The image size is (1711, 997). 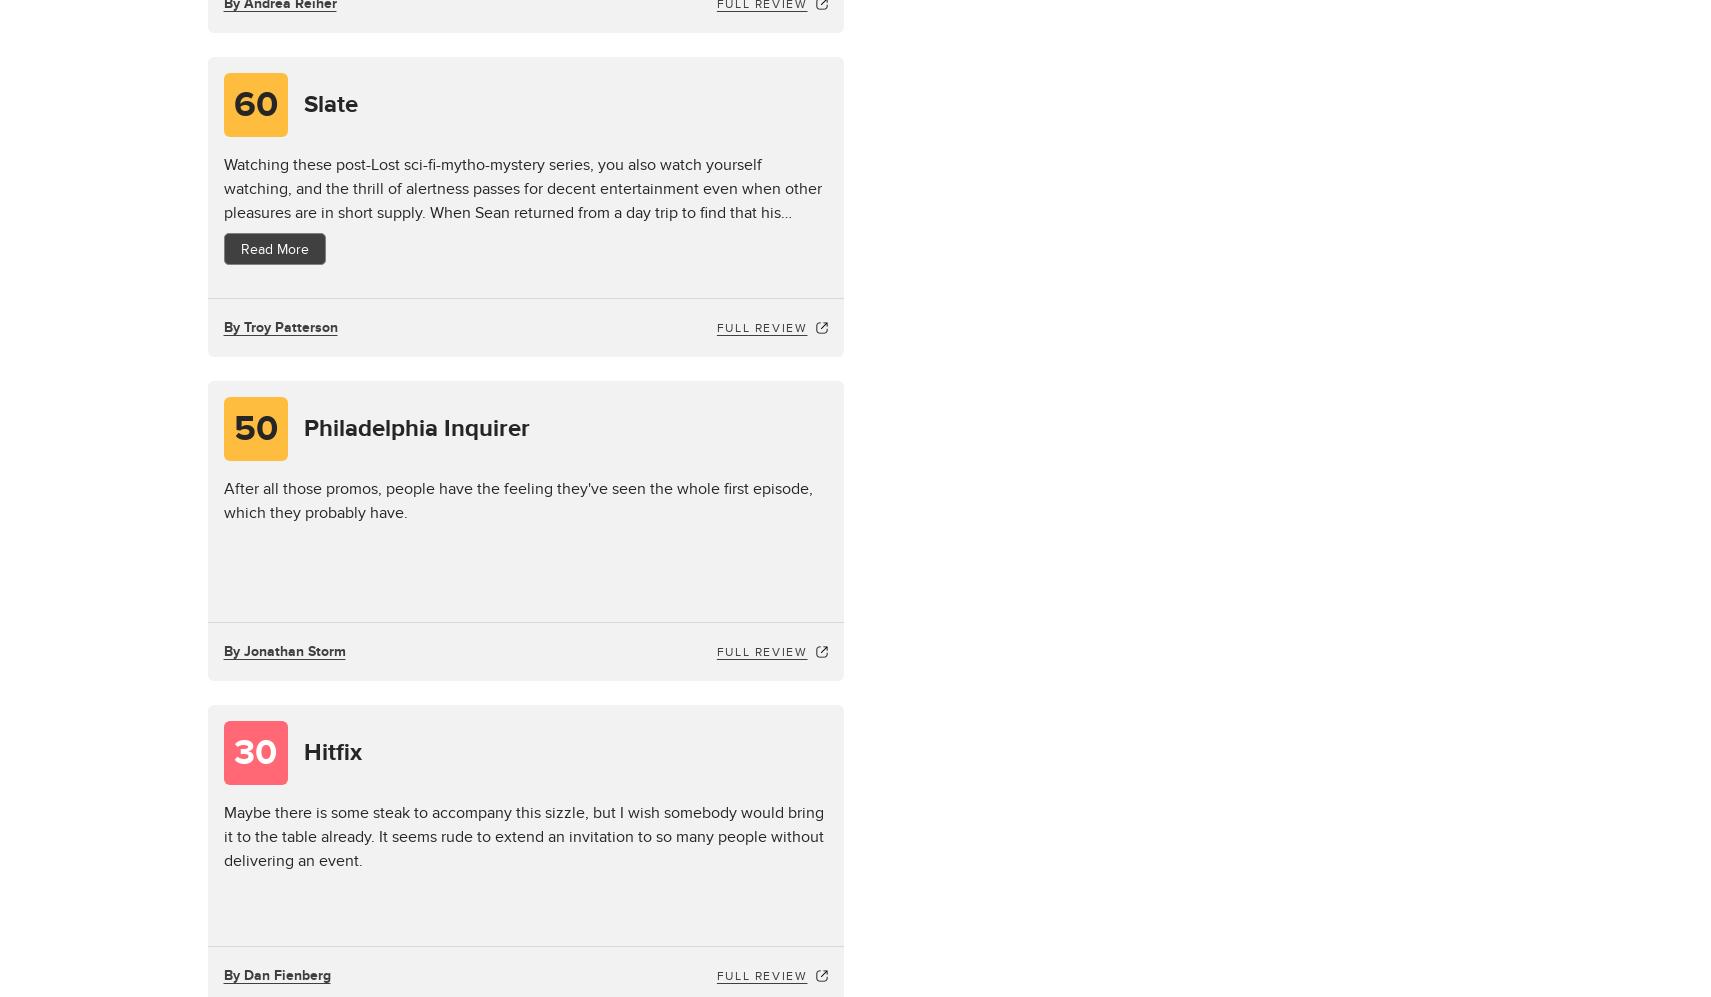 I want to click on 'After all those promos, people have the feeling they've seen the whole first episode, which they probably have.', so click(x=517, y=499).